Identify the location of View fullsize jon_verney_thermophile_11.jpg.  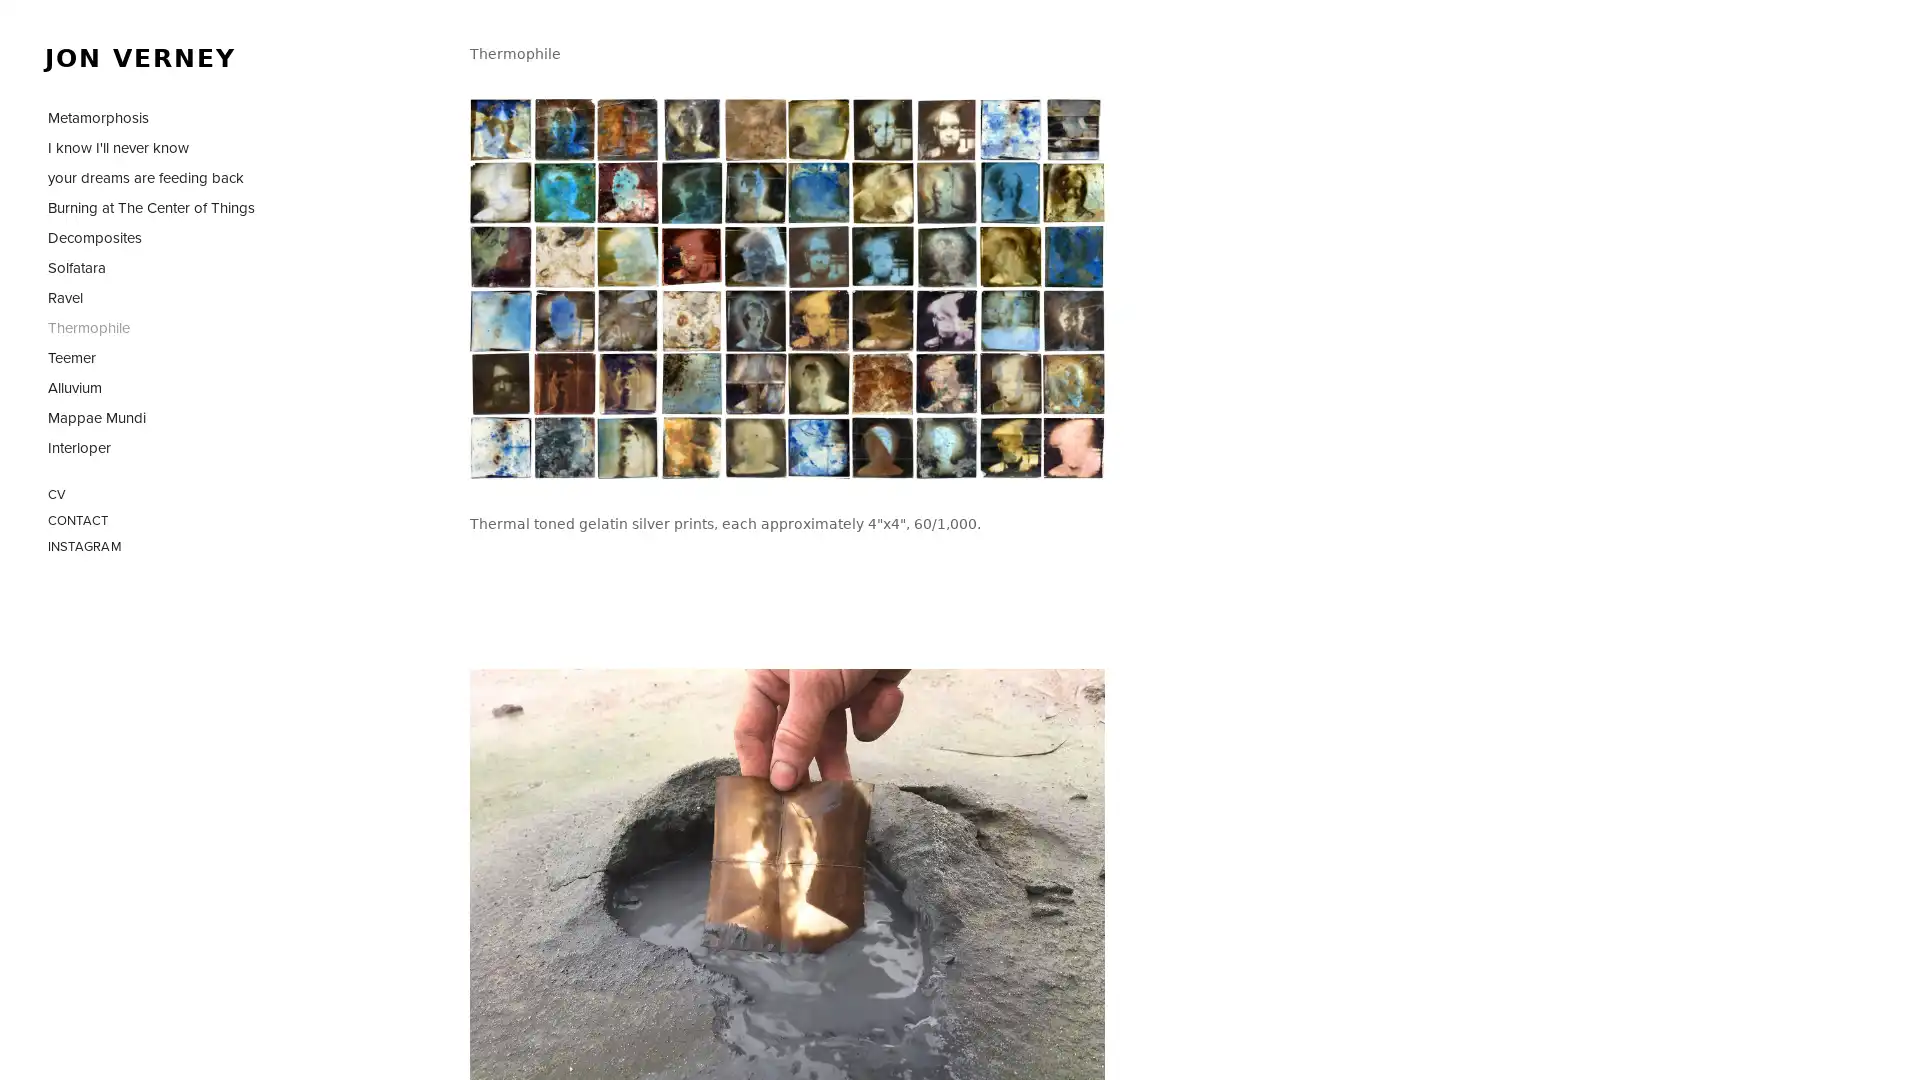
(753, 254).